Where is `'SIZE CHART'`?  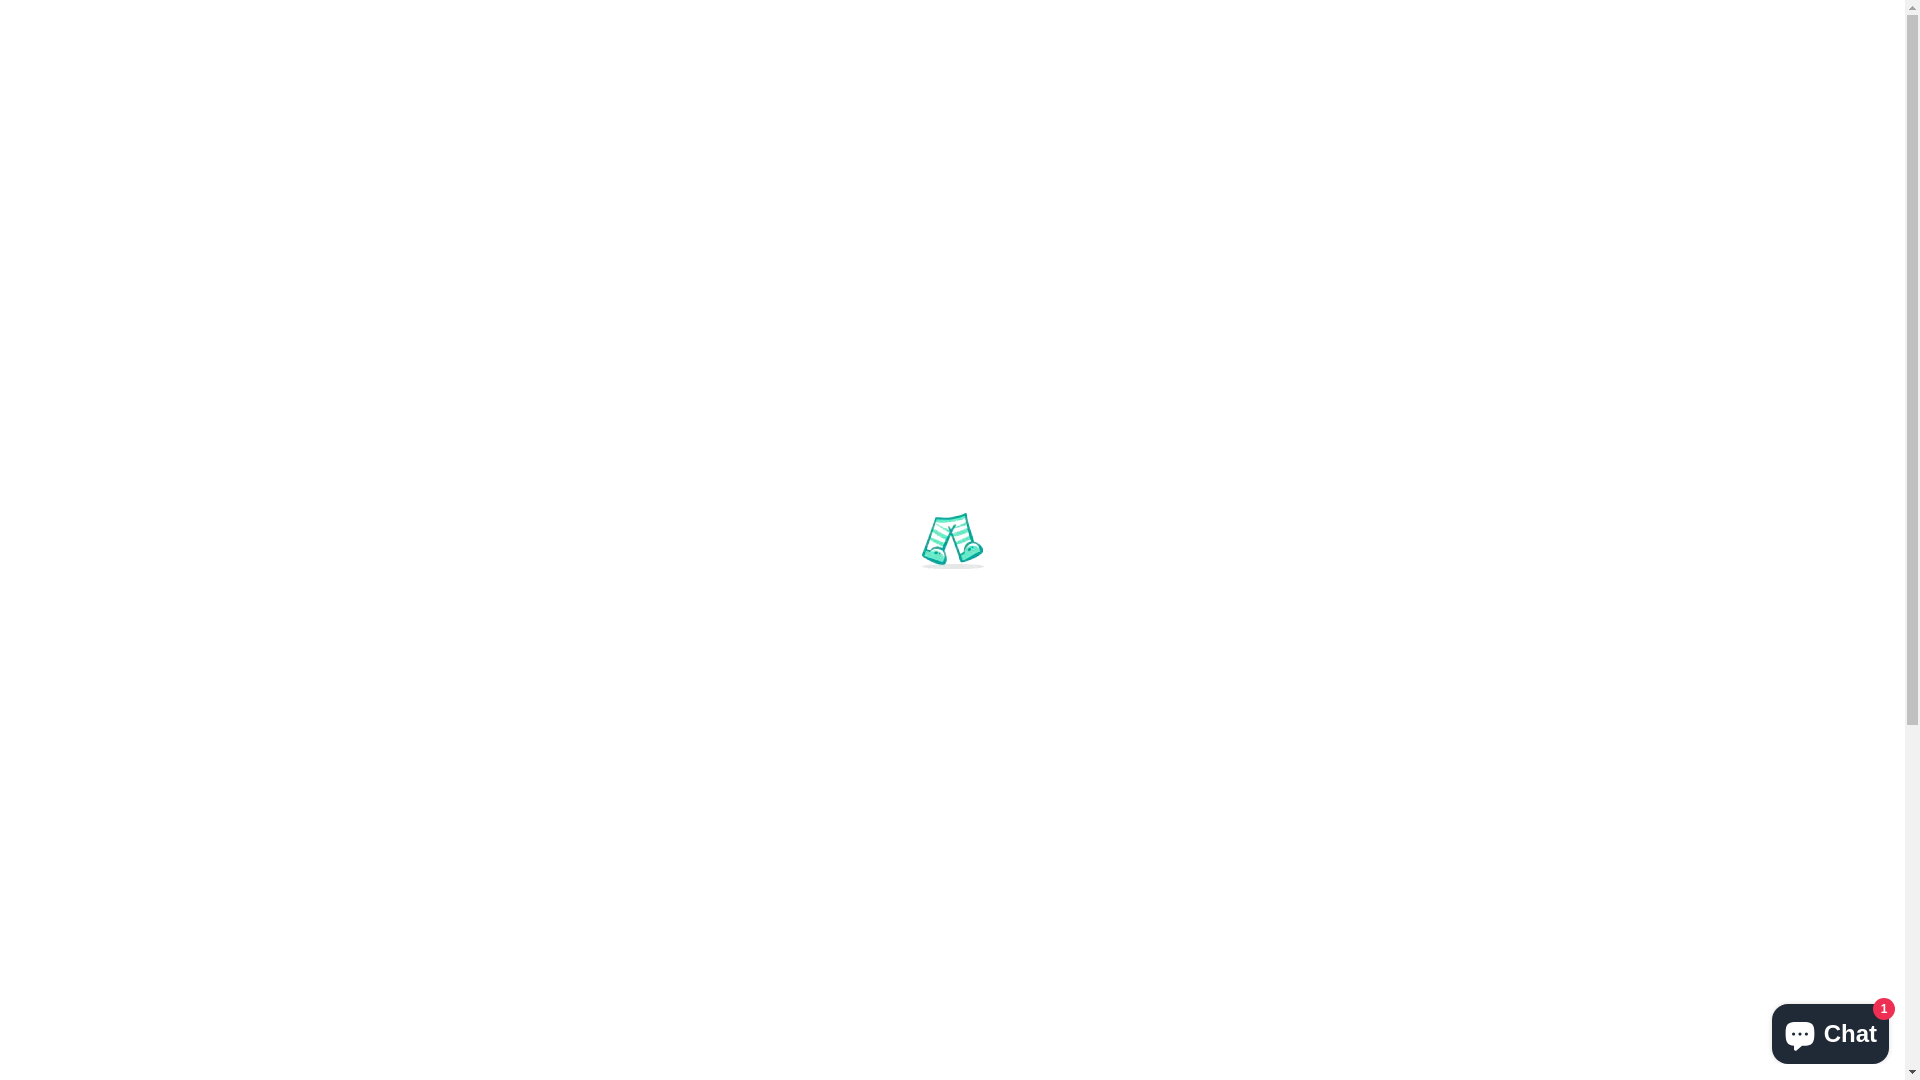 'SIZE CHART' is located at coordinates (1300, 277).